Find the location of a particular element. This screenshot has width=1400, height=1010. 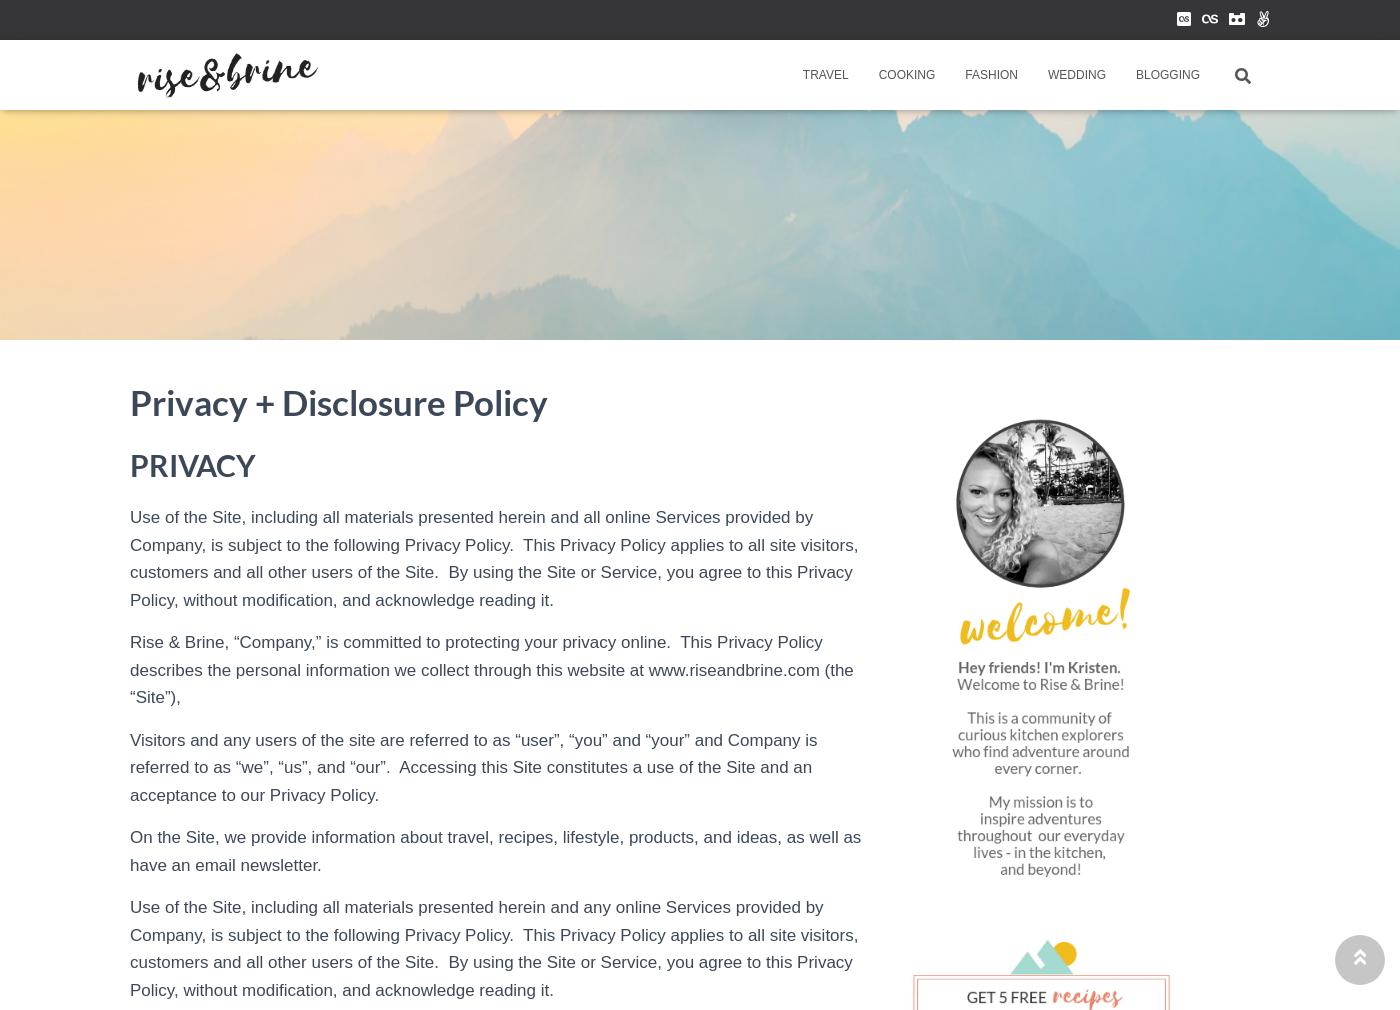

'Use of the Site, including all materials presented herein and any online Services provided by Company, is subject to the following Privacy Policy.  This Privacy Policy applies to all site visitors, customers and all other users of the Site.  By using the Site or Service, you agree to this Privacy Policy, without modification, and acknowledge reading it.' is located at coordinates (130, 948).